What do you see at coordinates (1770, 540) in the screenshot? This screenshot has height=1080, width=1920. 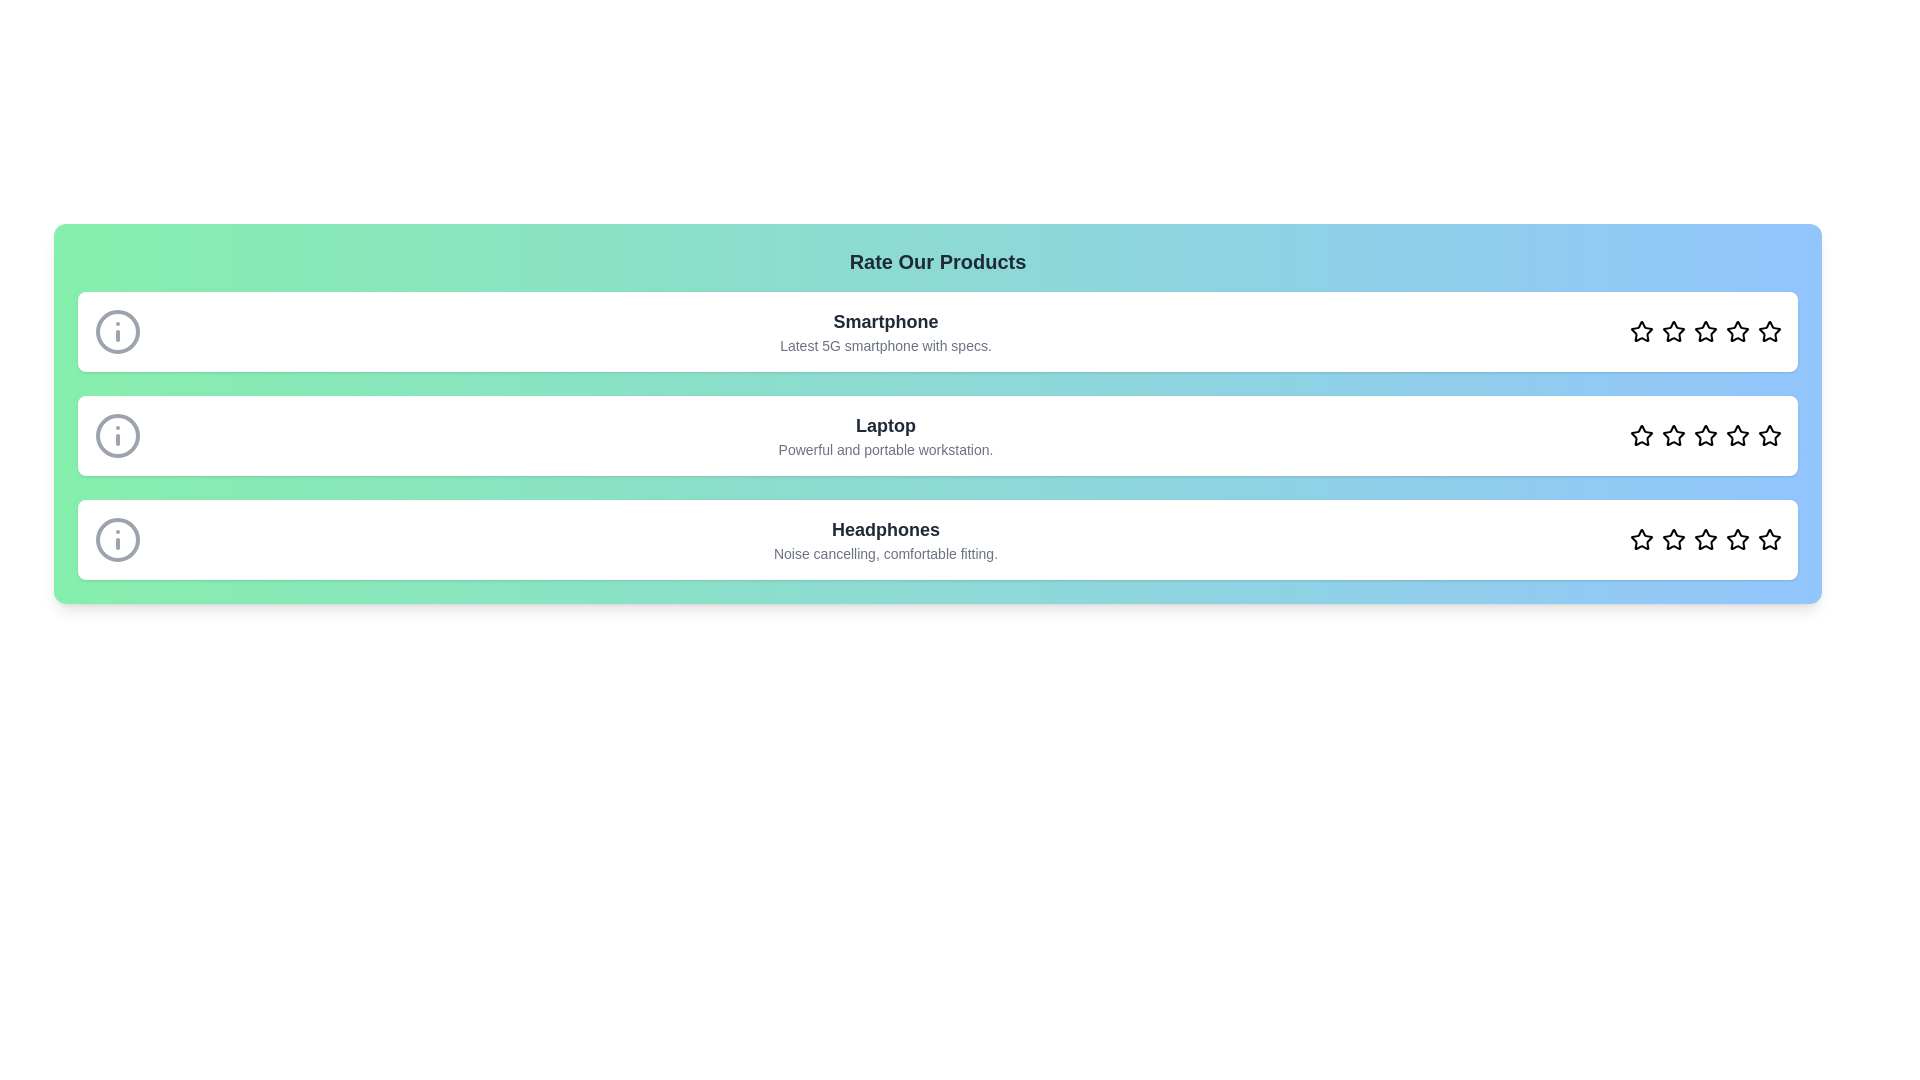 I see `the fifth star rating icon in the horizontal sequence of stars for the 'Headphones' product` at bounding box center [1770, 540].